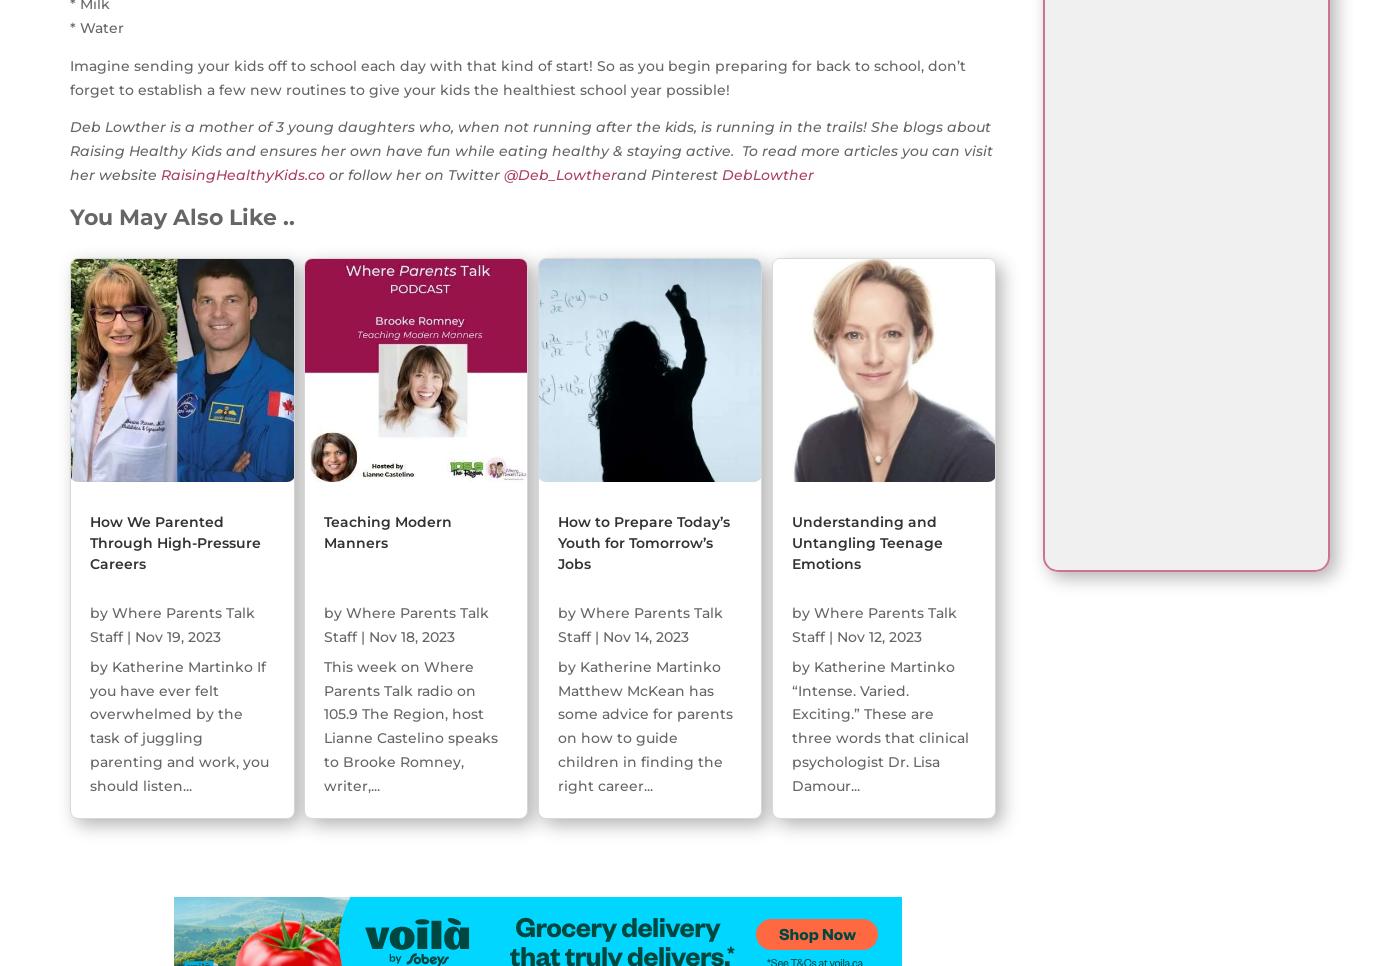 This screenshot has height=966, width=1400. What do you see at coordinates (324, 175) in the screenshot?
I see `'or follow her on Twitter'` at bounding box center [324, 175].